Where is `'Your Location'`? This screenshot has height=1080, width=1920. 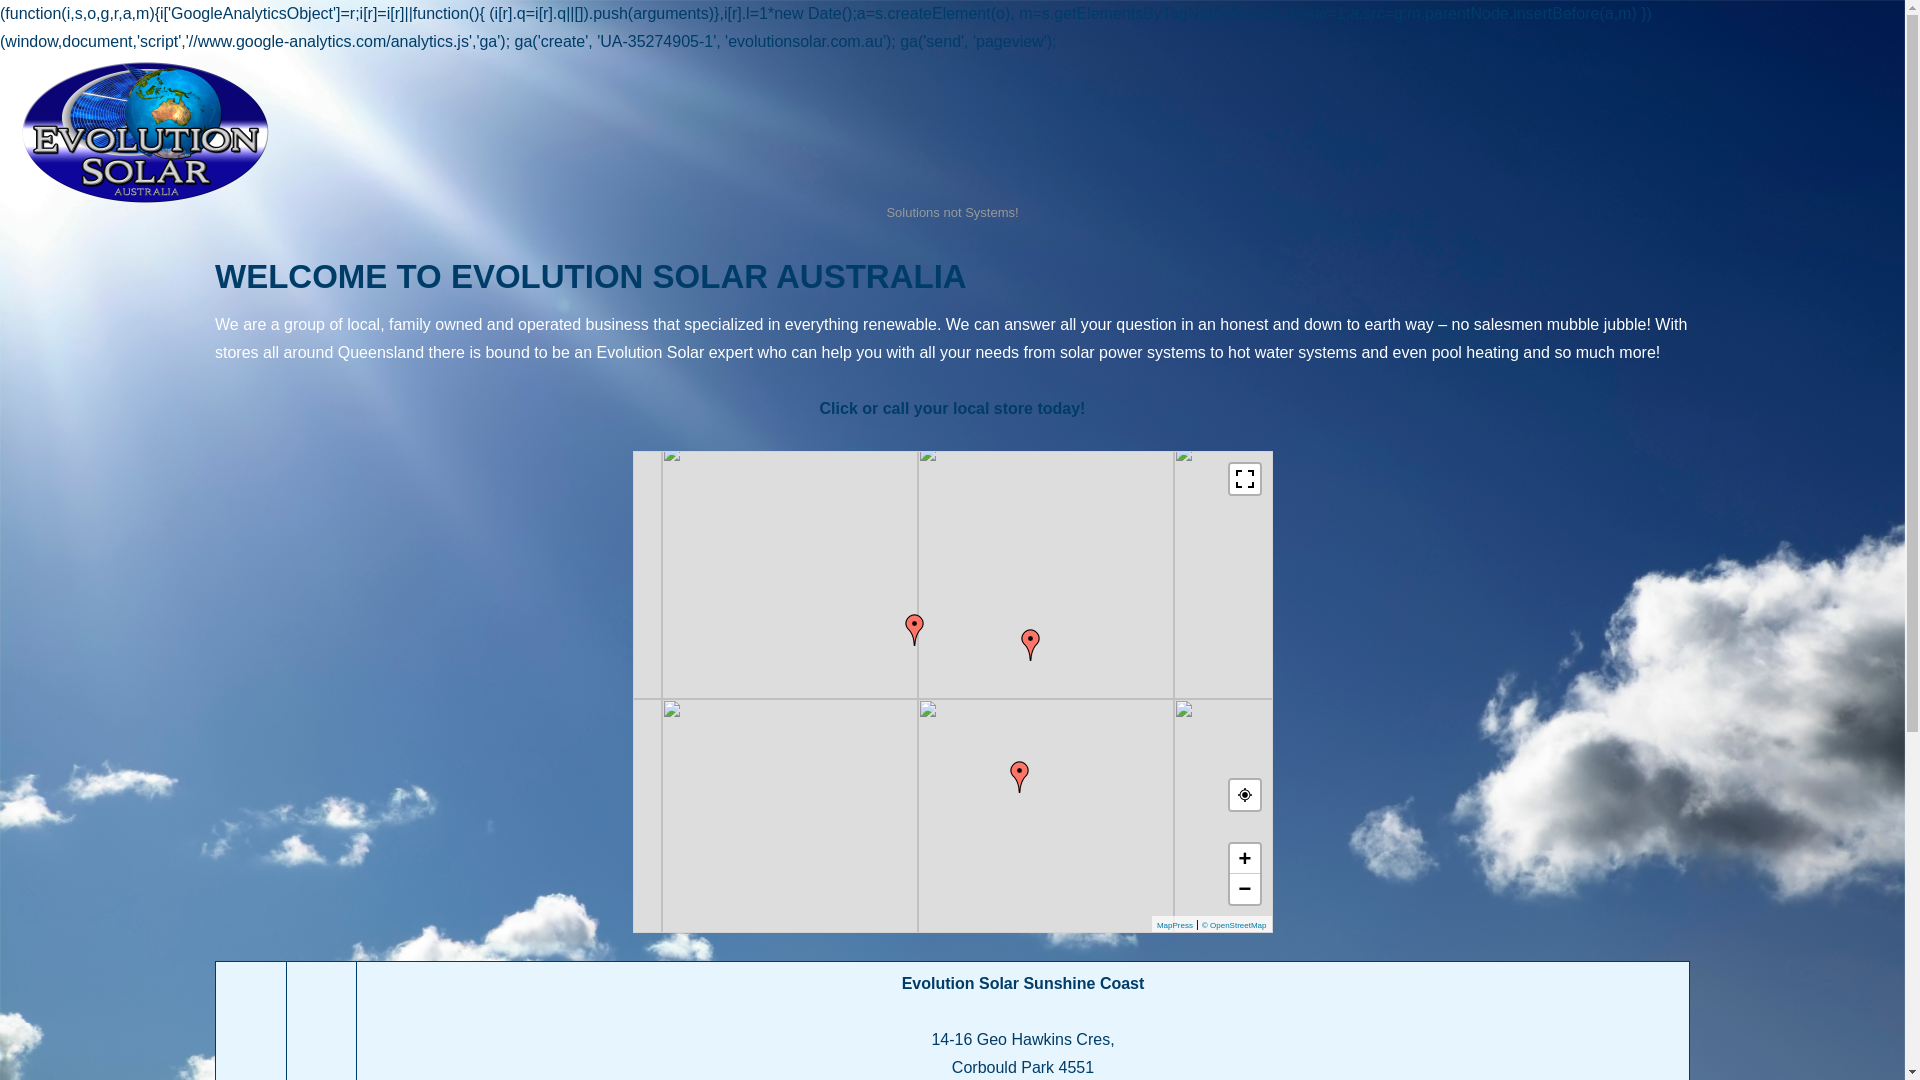
'Your Location' is located at coordinates (1243, 793).